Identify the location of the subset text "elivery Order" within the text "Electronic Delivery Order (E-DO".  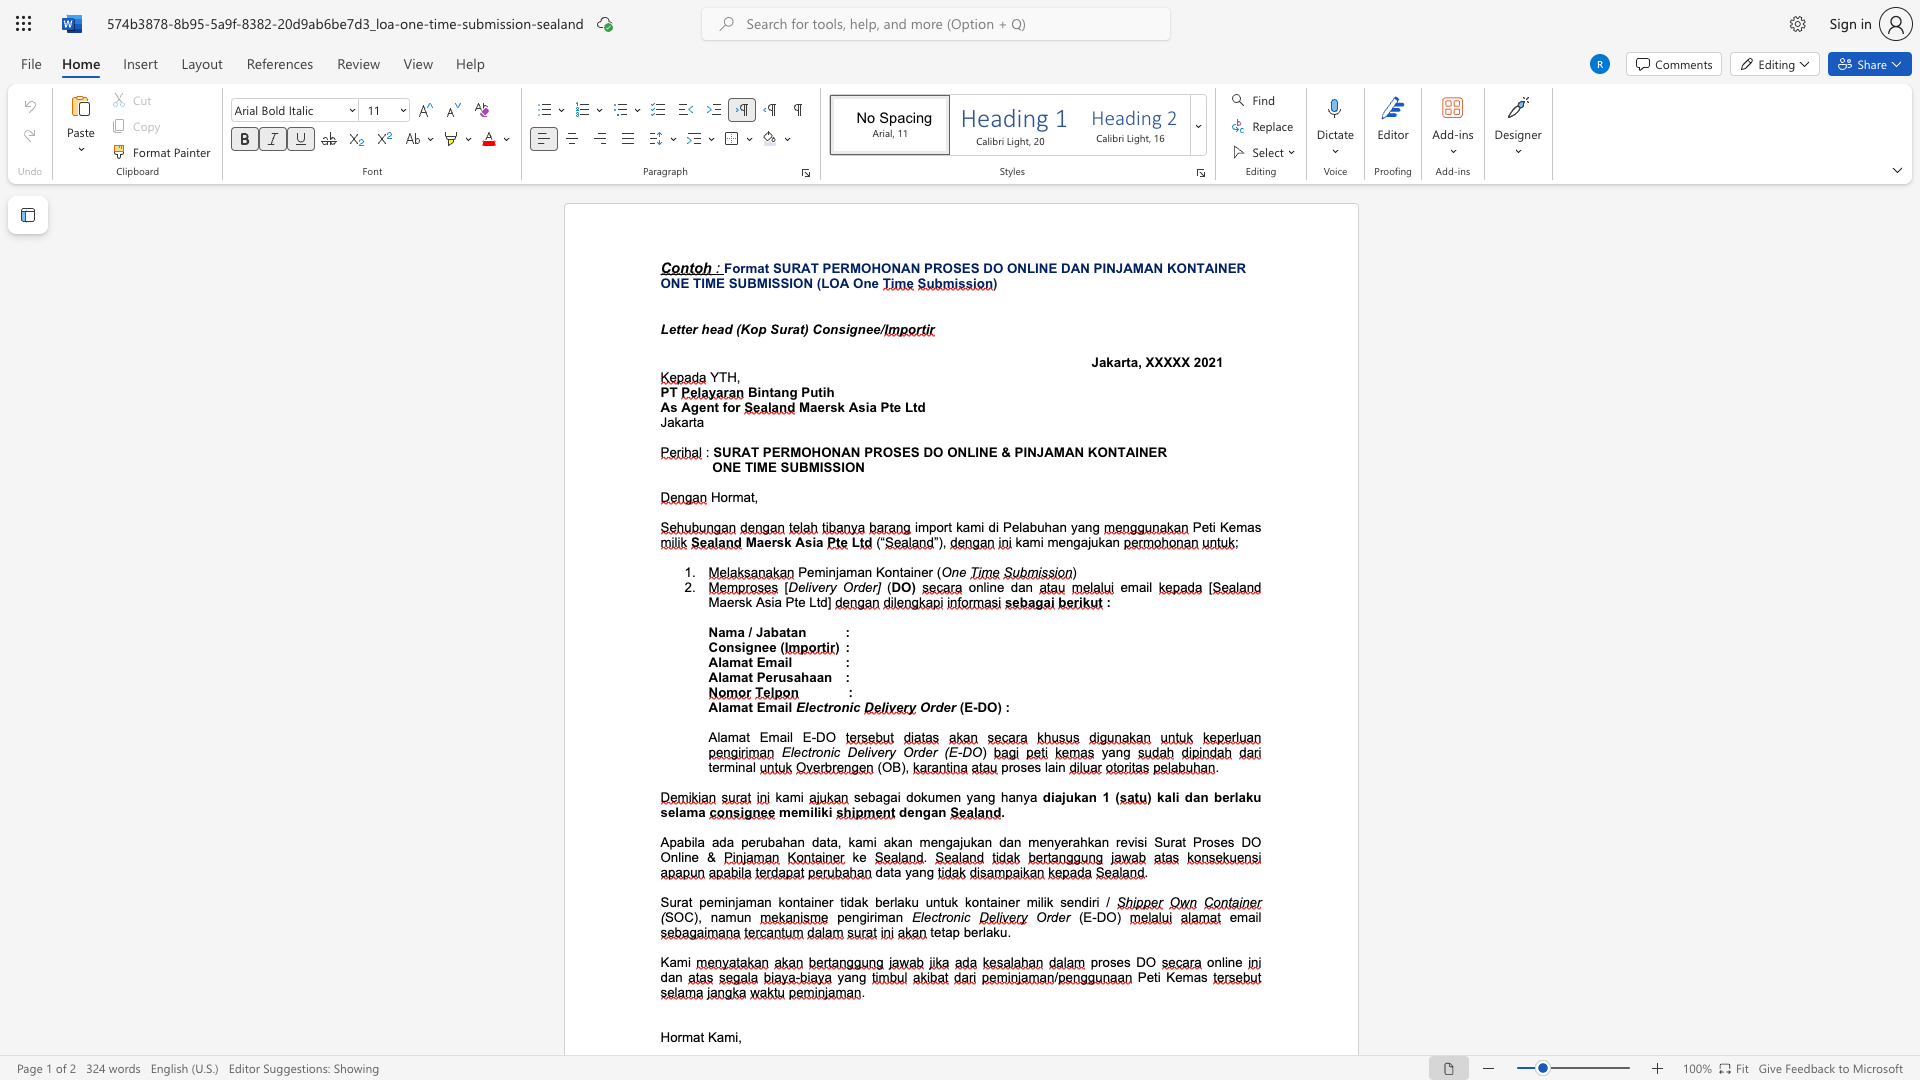
(857, 752).